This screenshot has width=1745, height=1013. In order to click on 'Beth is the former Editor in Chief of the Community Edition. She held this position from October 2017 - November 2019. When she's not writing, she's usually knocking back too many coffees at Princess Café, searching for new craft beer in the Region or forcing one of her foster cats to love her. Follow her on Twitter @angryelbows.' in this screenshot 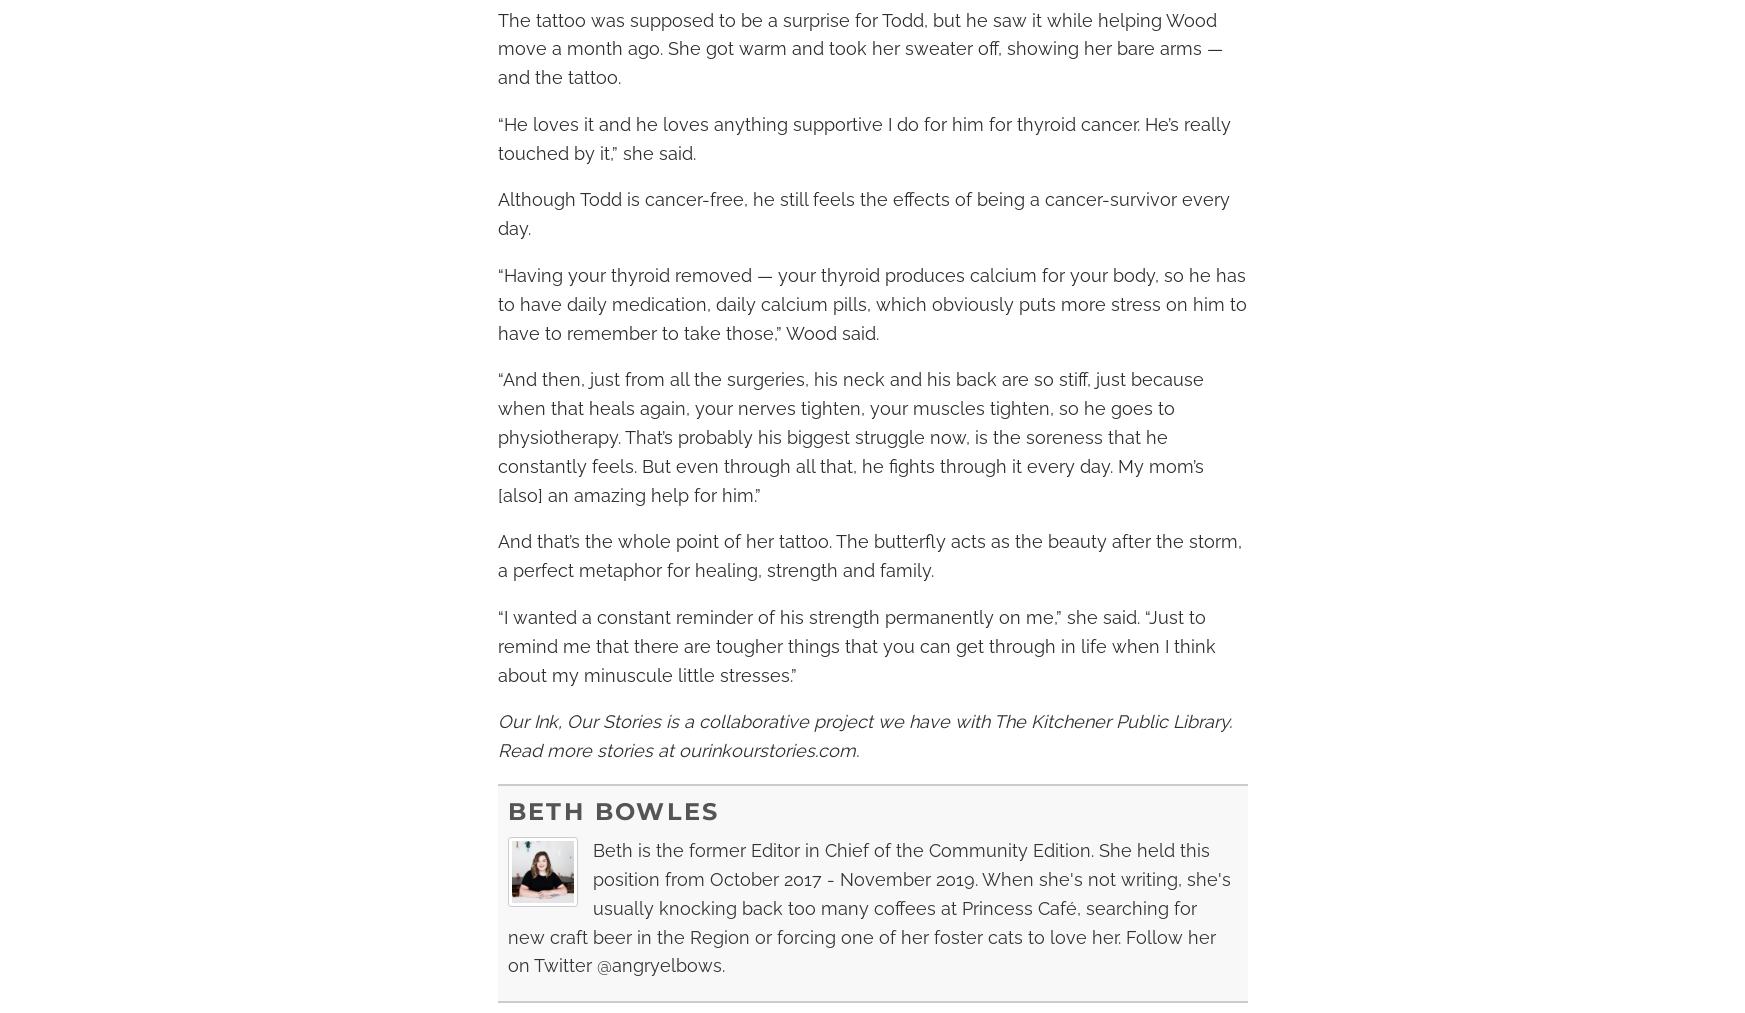, I will do `click(867, 906)`.